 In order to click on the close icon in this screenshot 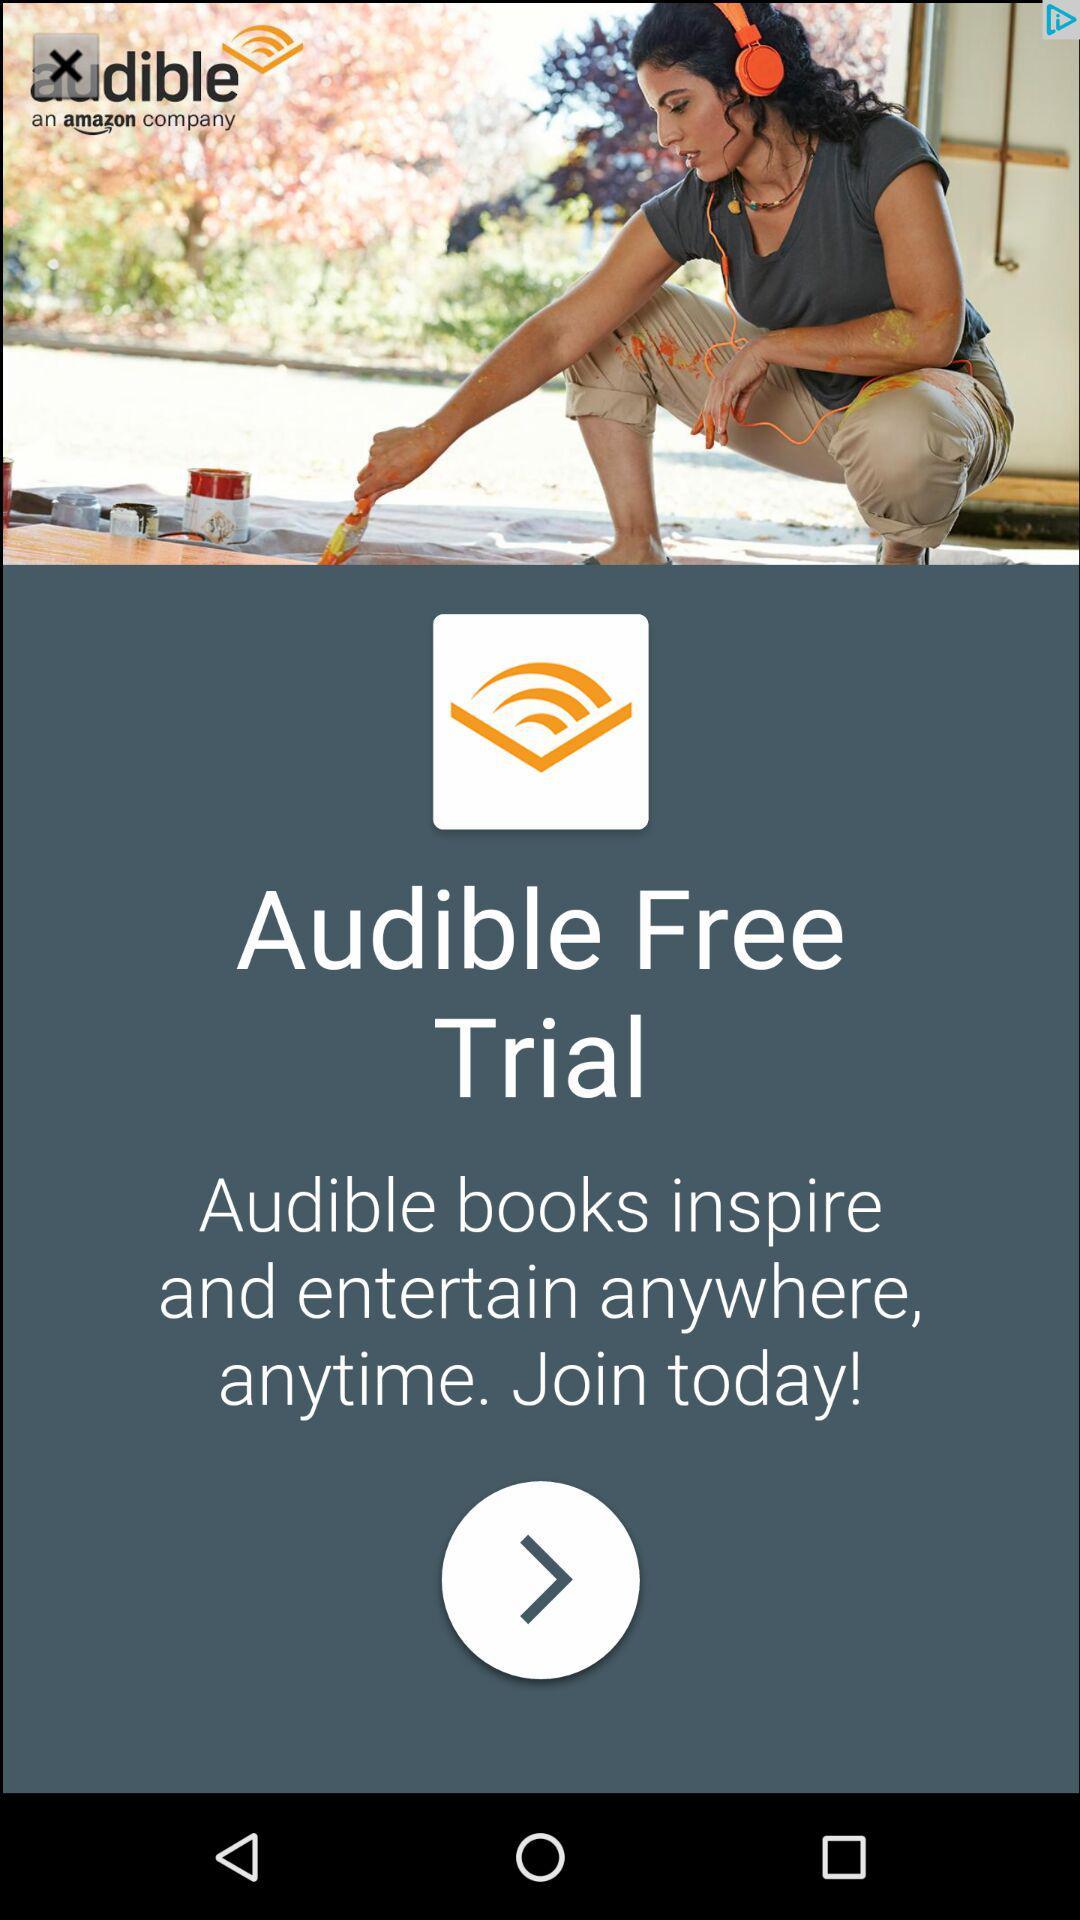, I will do `click(64, 70)`.